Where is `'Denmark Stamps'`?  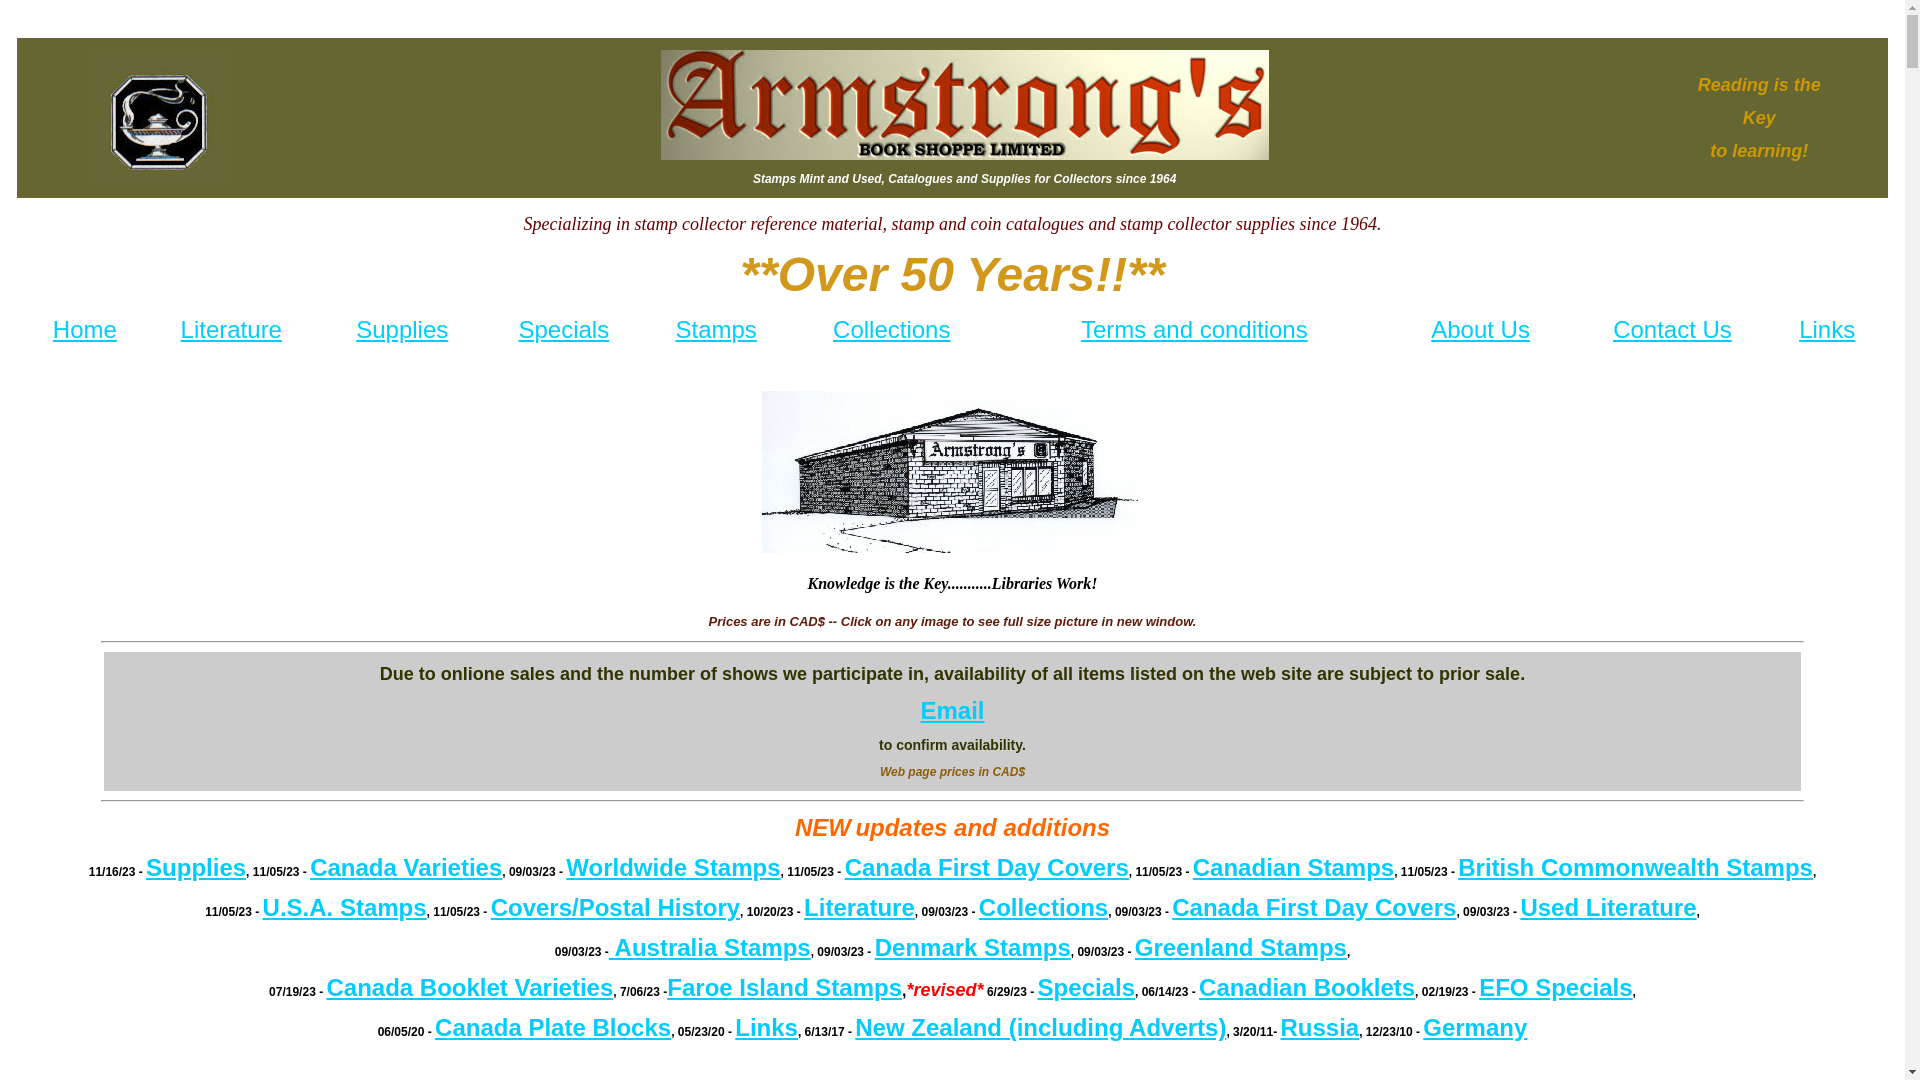
'Denmark Stamps' is located at coordinates (973, 946).